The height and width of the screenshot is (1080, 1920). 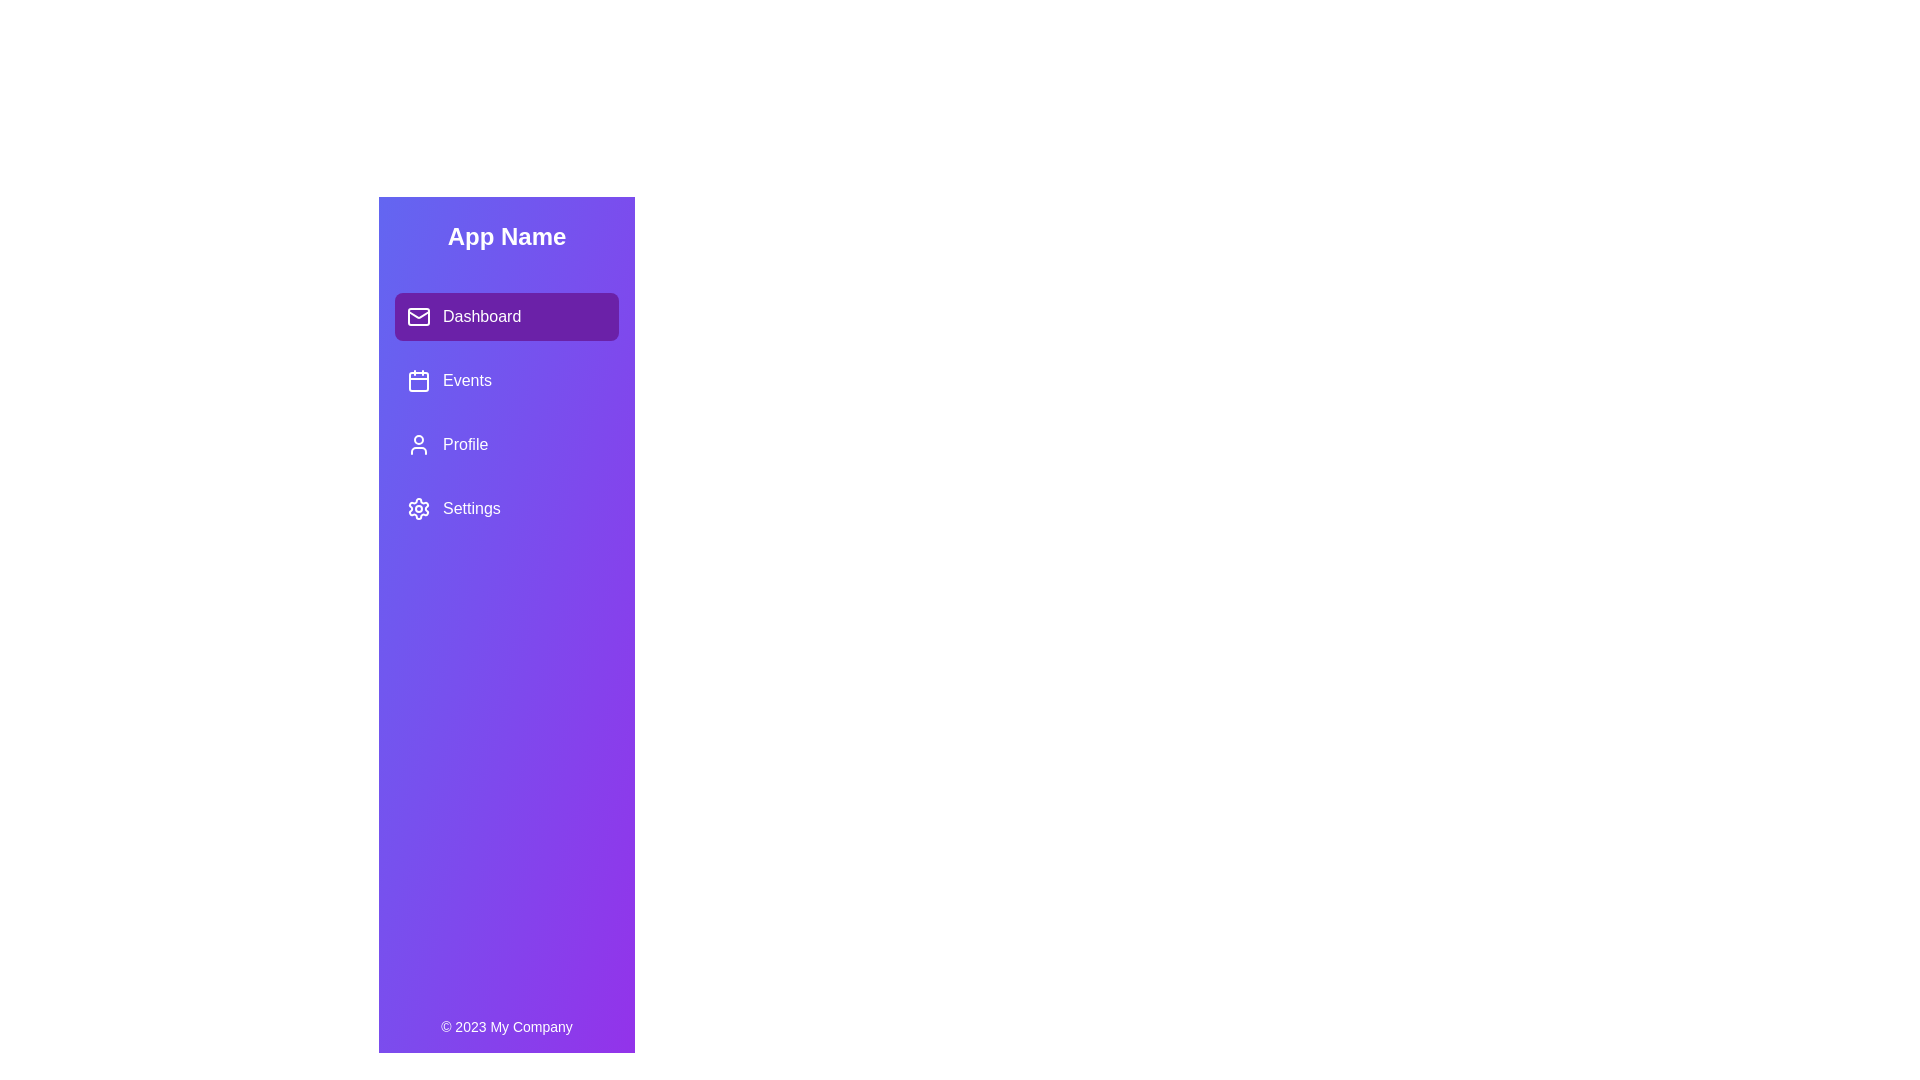 What do you see at coordinates (507, 1026) in the screenshot?
I see `the footer text to display additional information` at bounding box center [507, 1026].